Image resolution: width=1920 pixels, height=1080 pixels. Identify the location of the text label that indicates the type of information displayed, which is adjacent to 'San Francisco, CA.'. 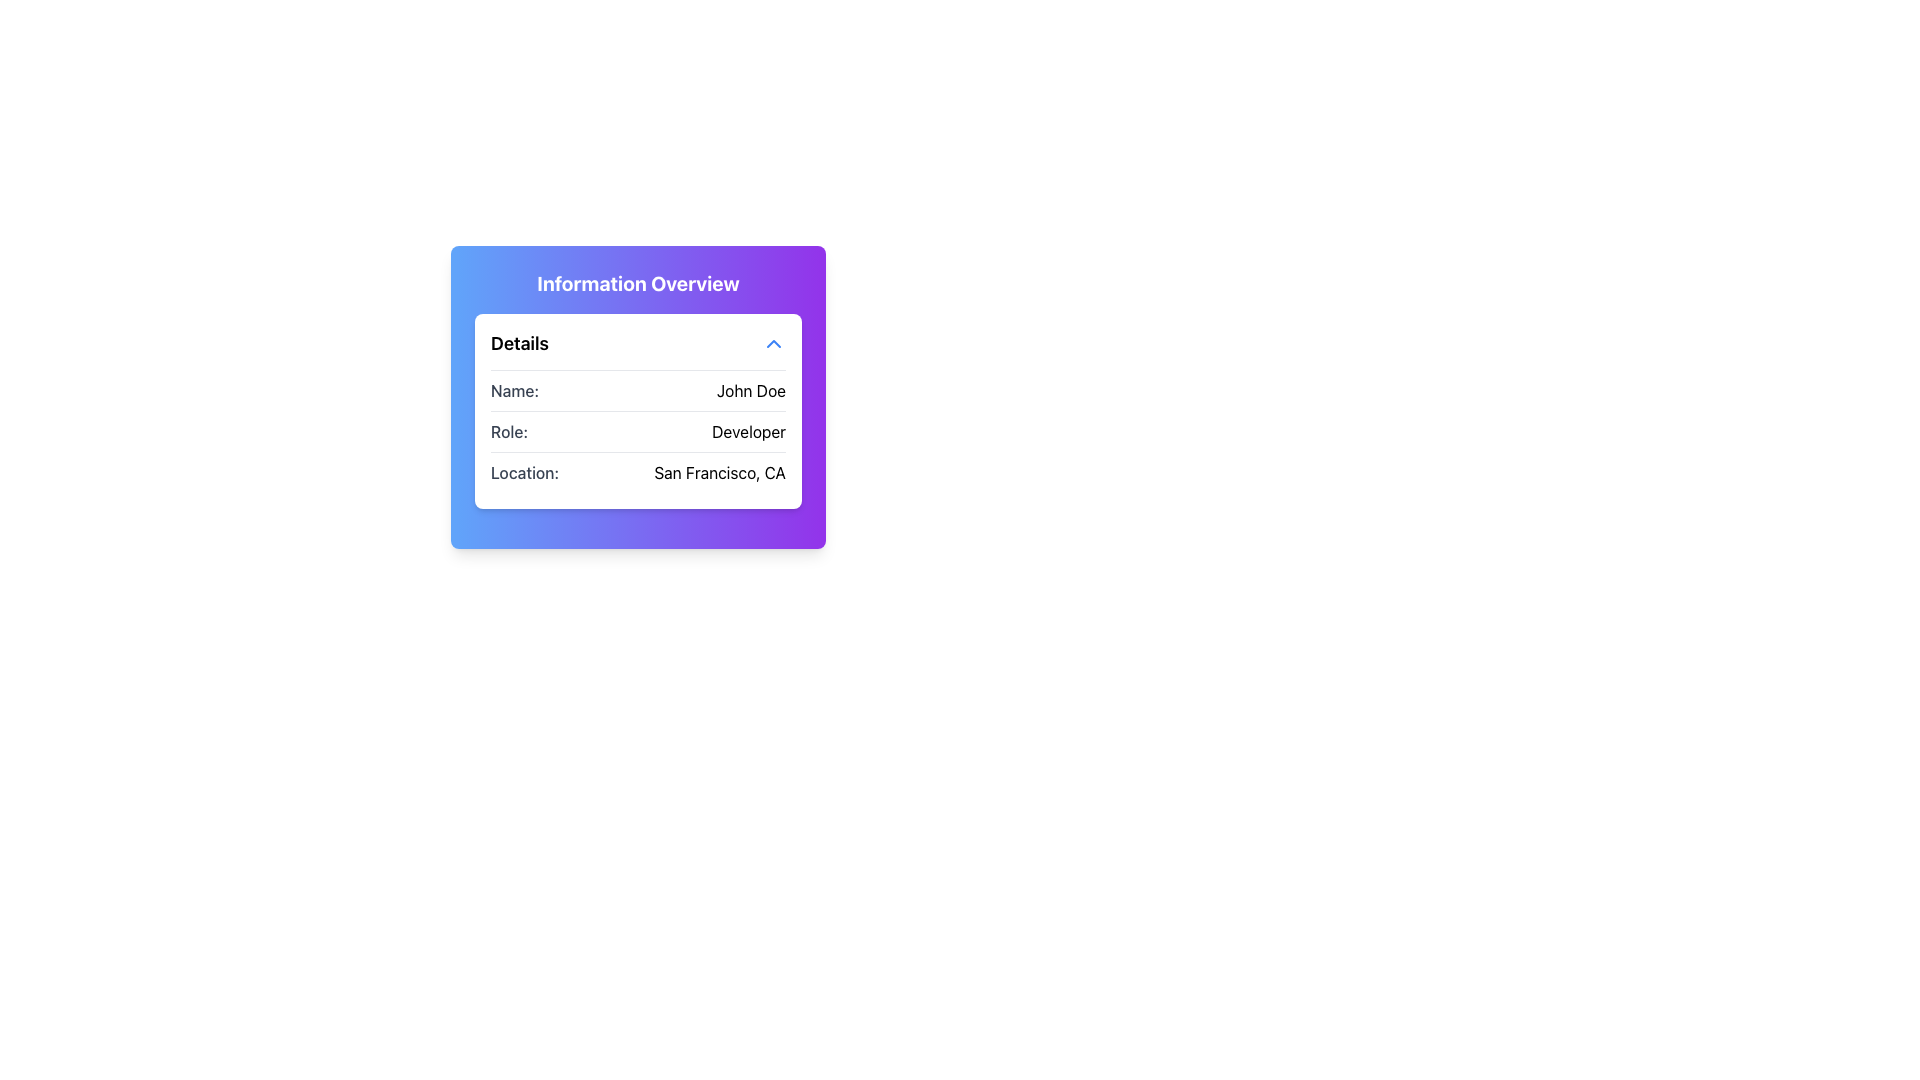
(525, 473).